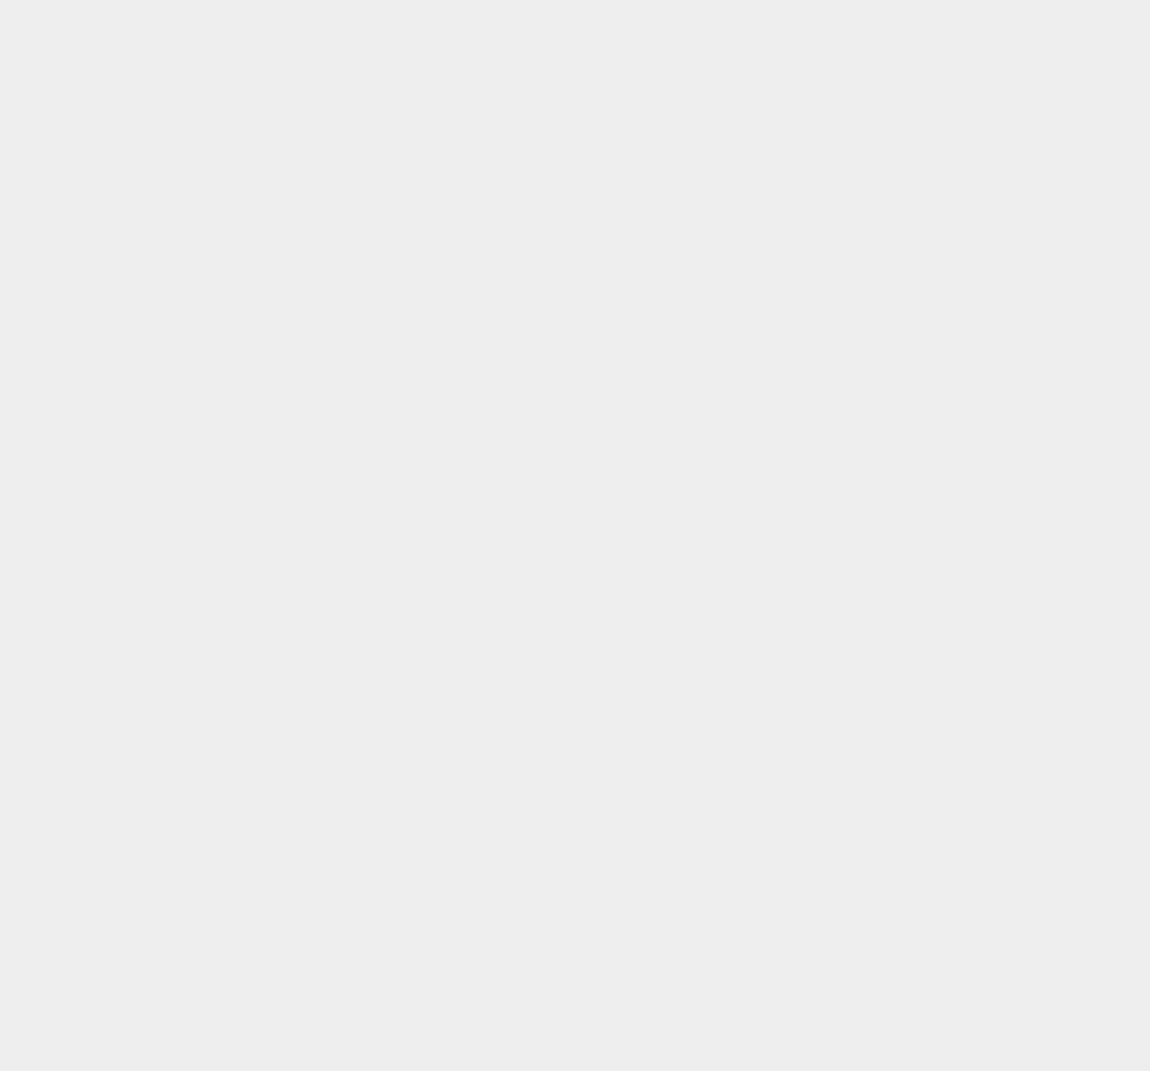 This screenshot has width=1150, height=1071. I want to click on 'TypePad', so click(838, 260).